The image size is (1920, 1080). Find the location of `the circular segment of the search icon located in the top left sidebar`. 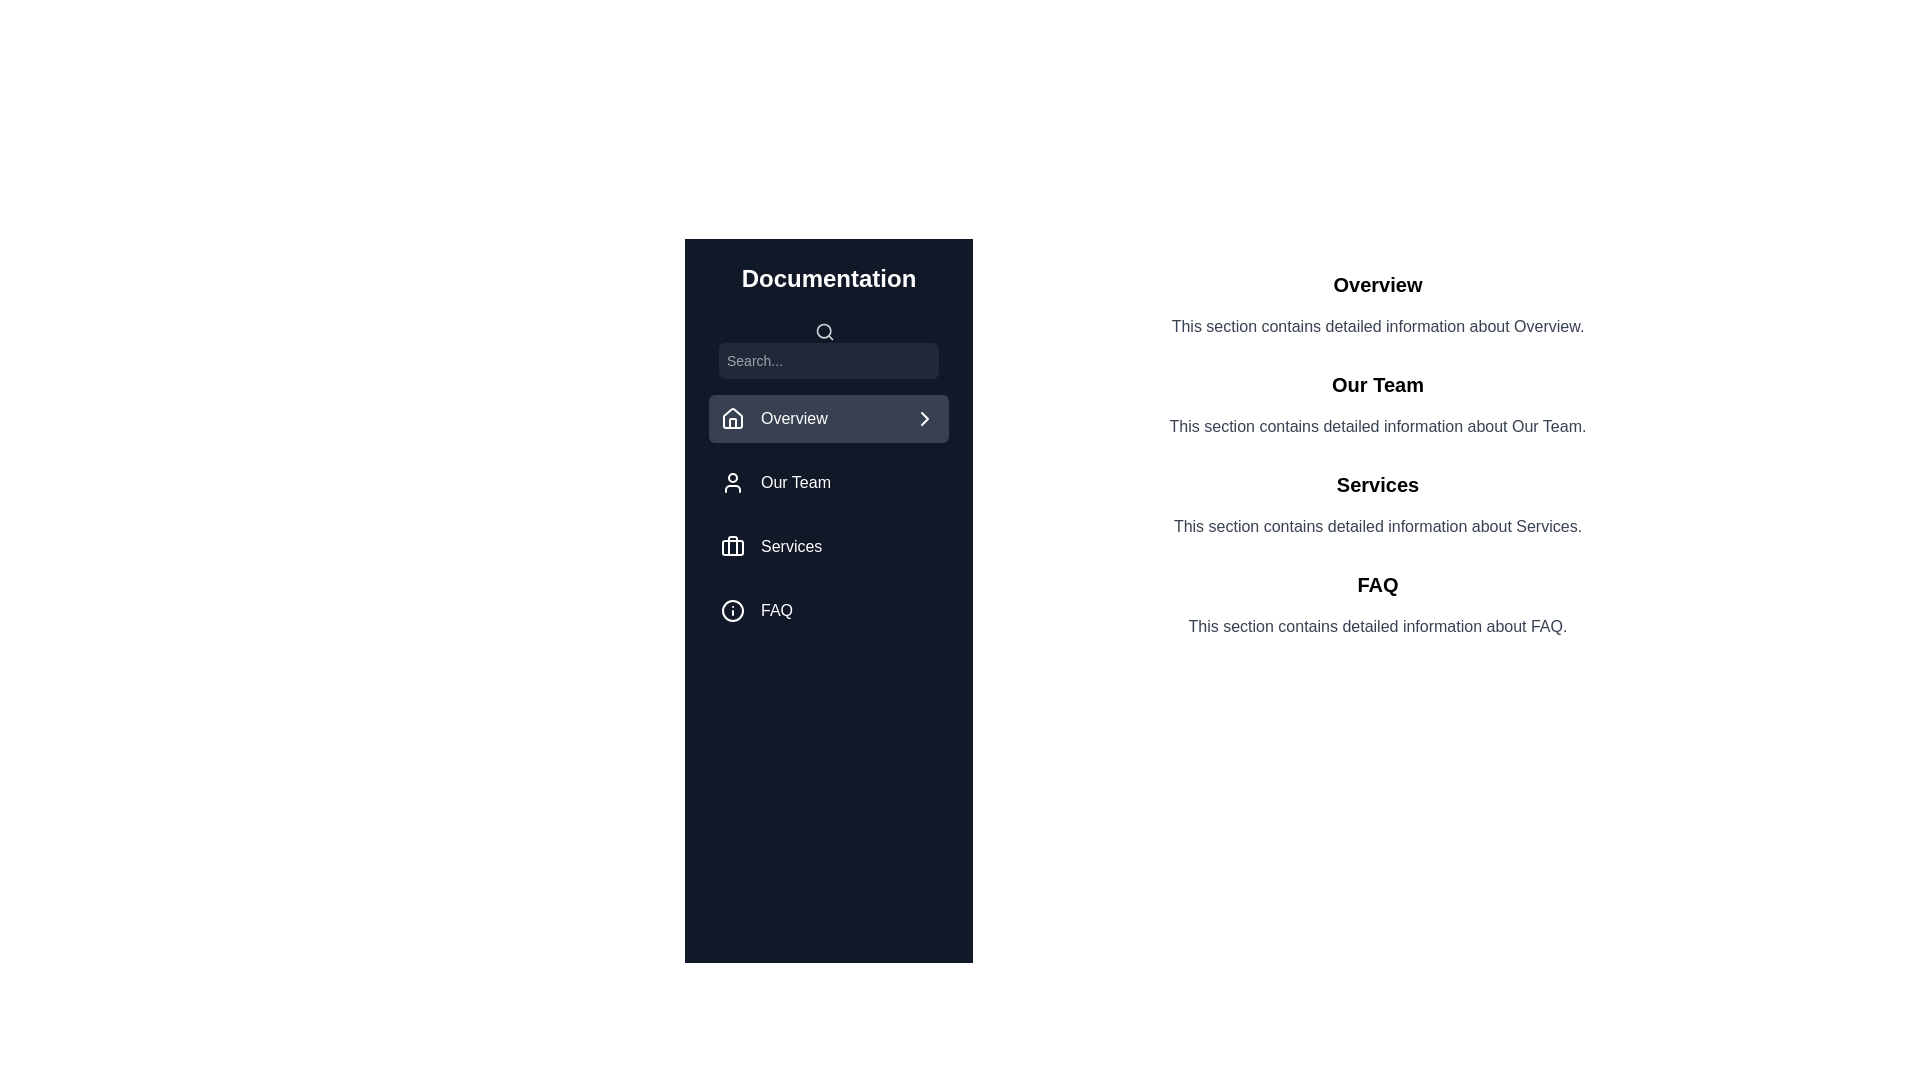

the circular segment of the search icon located in the top left sidebar is located at coordinates (824, 329).